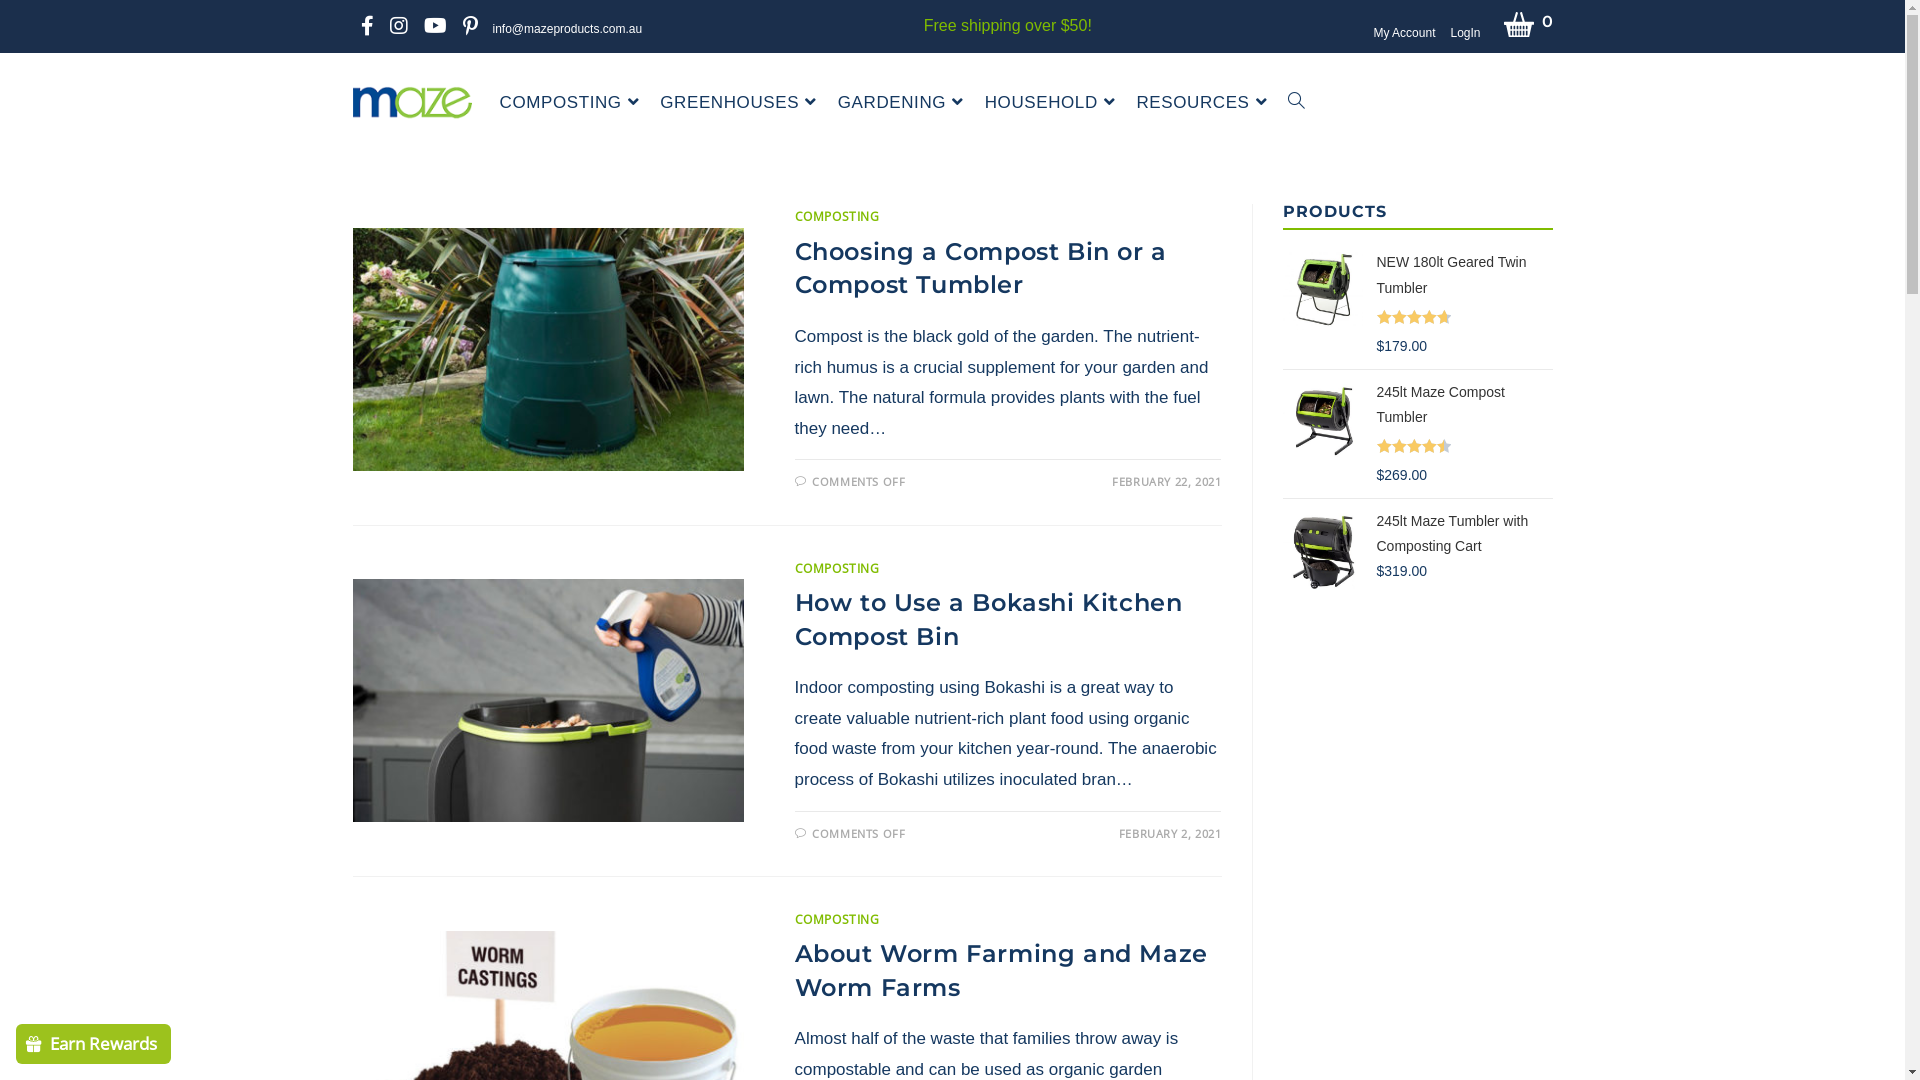  Describe the element at coordinates (988, 618) in the screenshot. I see `'How to Use a Bokashi Kitchen Compost Bin'` at that location.